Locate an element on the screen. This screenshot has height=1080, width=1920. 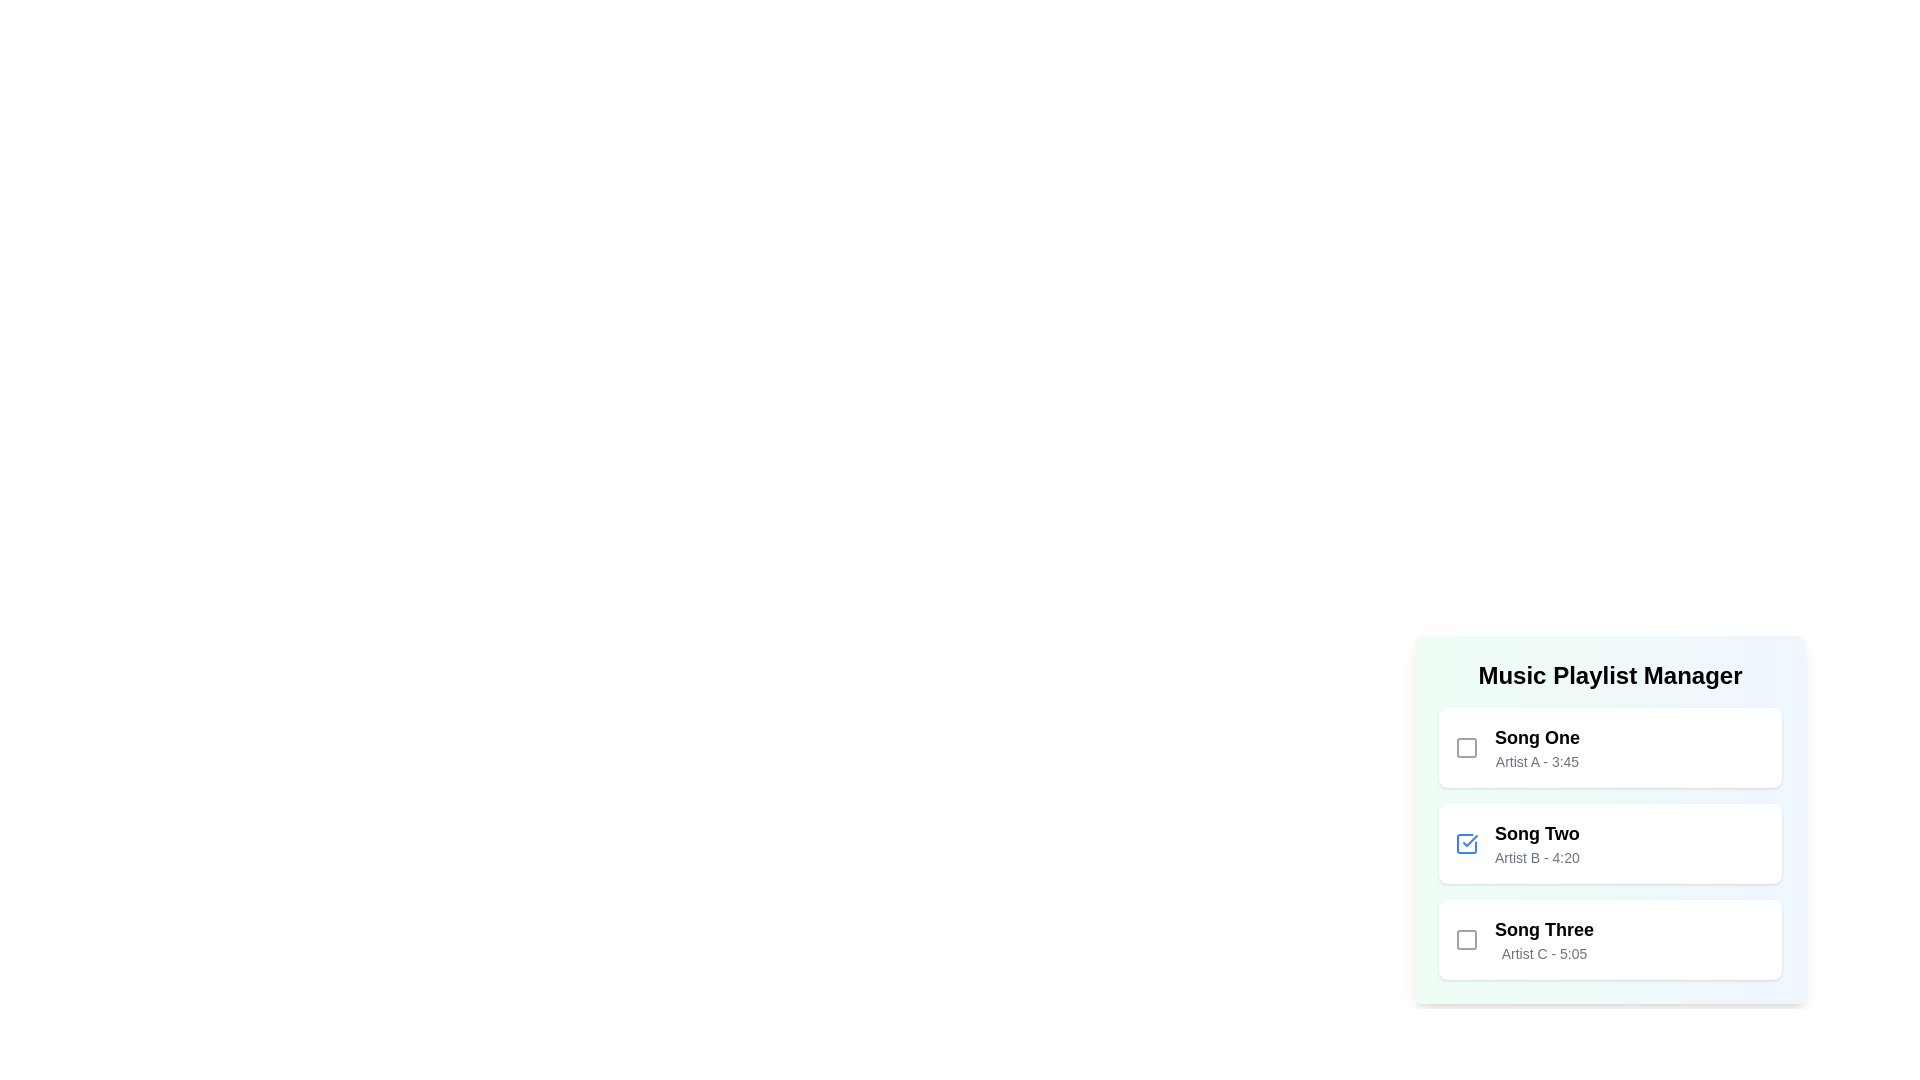
the 'Song Two' text display to interact with adjacent elements in the playlist interface is located at coordinates (1536, 844).